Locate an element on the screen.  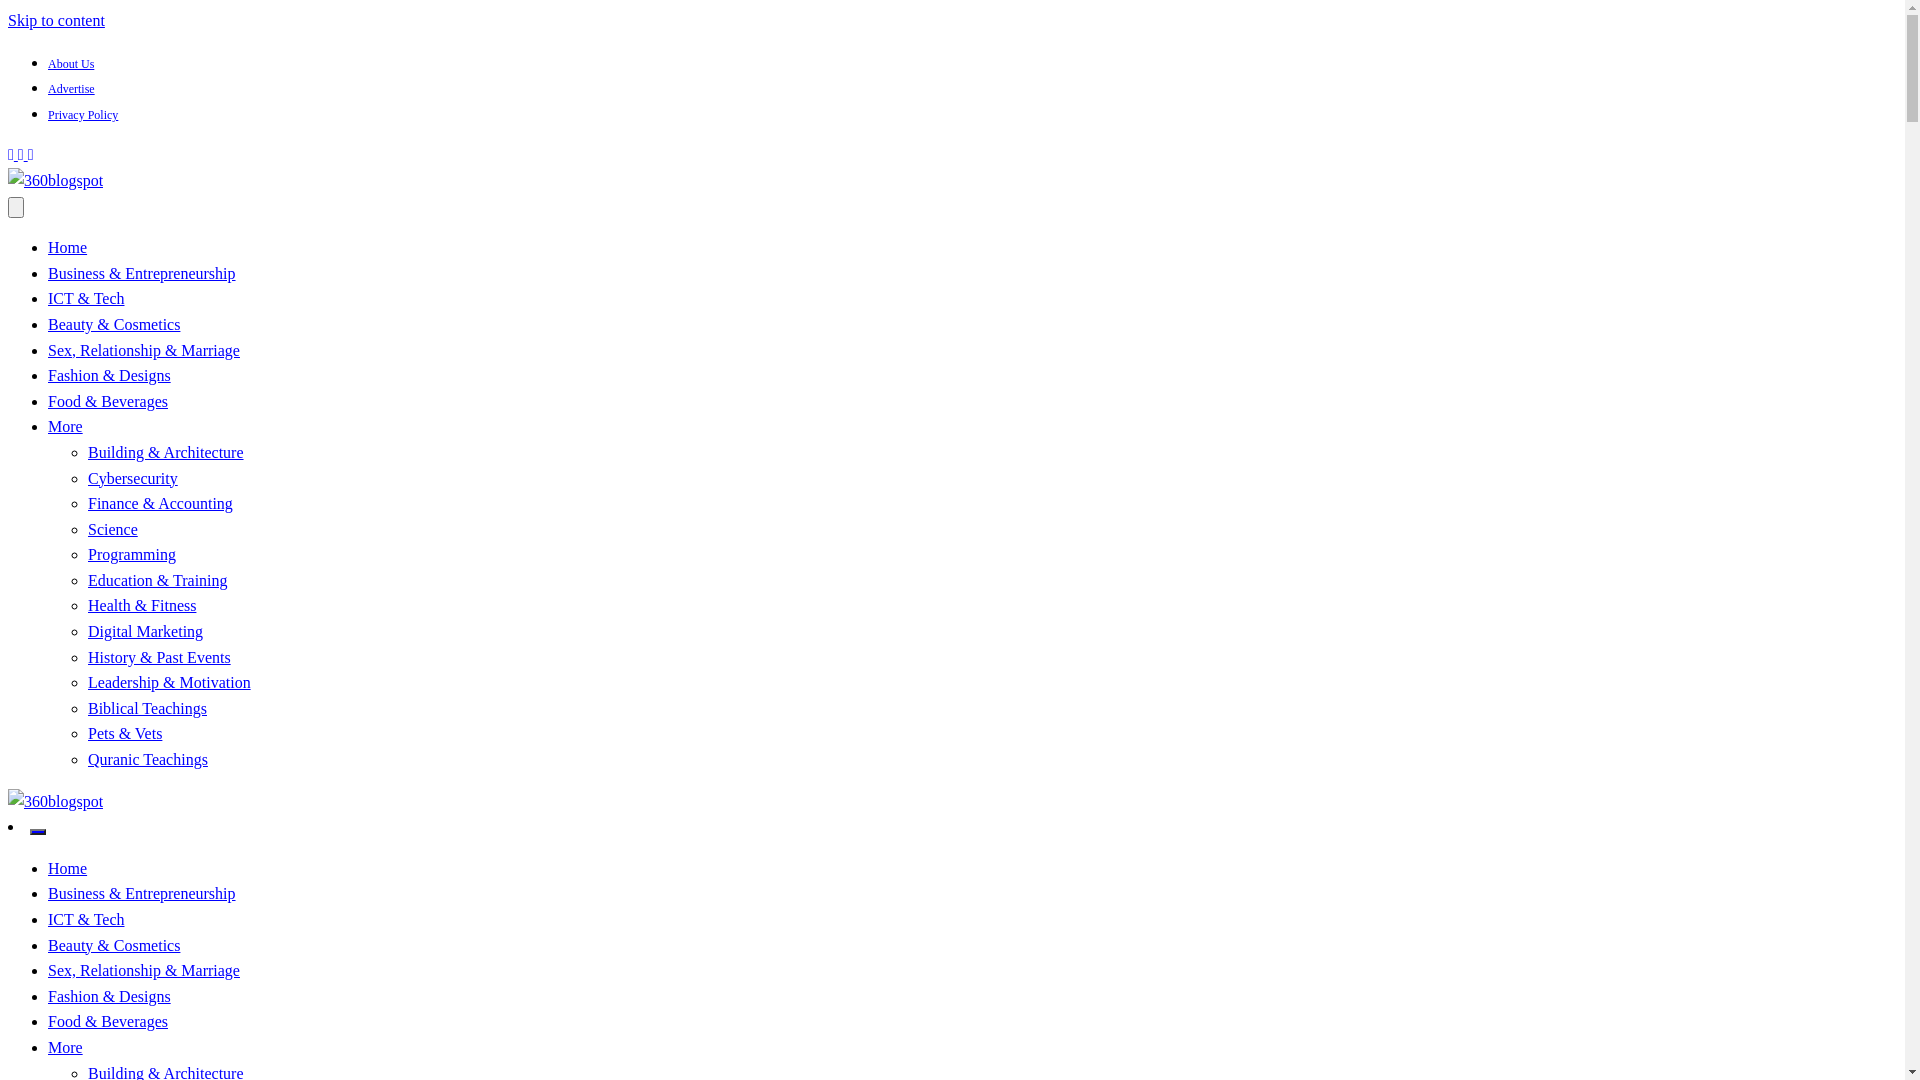
'ICT & Tech' is located at coordinates (85, 919).